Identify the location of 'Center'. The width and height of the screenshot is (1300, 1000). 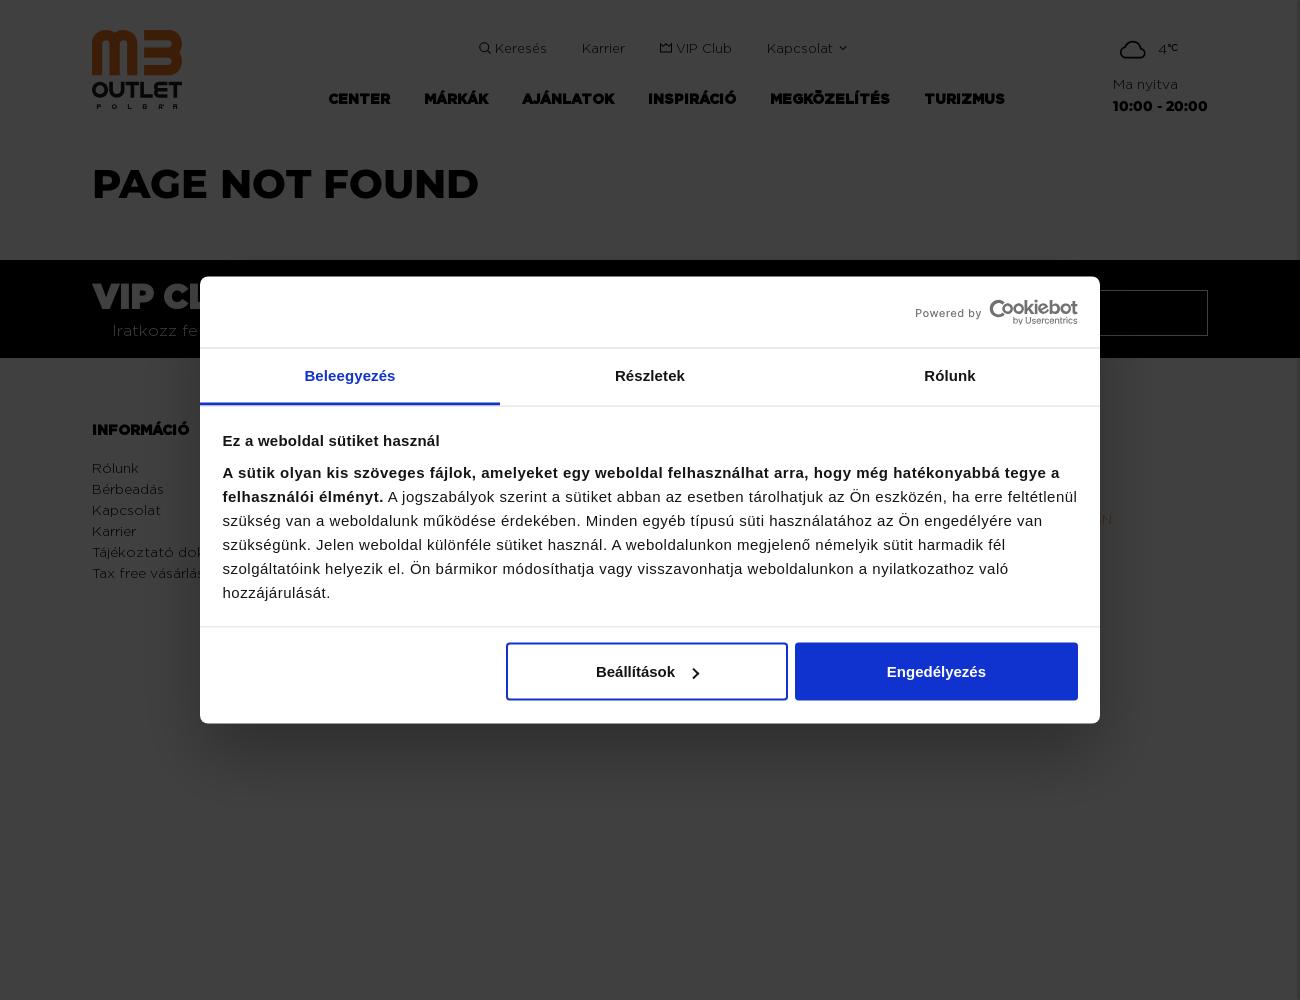
(401, 467).